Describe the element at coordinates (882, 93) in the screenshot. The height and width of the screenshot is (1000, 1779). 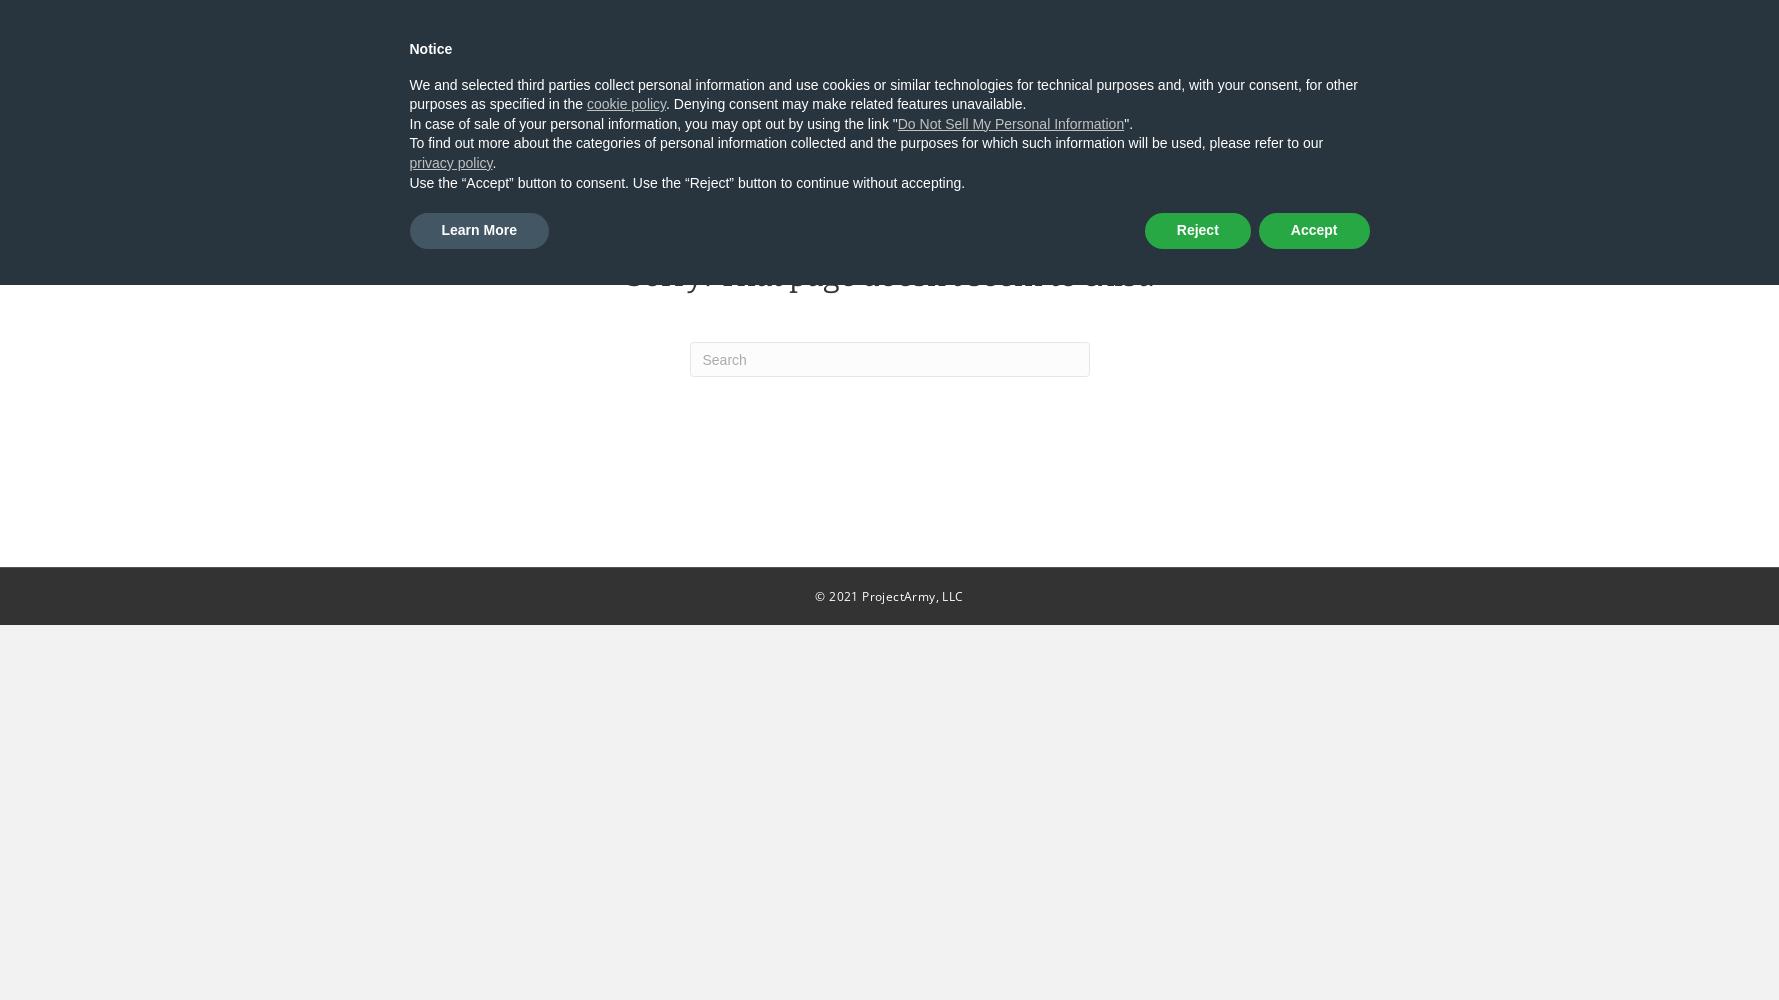
I see `'We and selected third parties collect personal information and use cookies or similar technologies for technical purposes and, with your consent, for other purposes as specified in the'` at that location.